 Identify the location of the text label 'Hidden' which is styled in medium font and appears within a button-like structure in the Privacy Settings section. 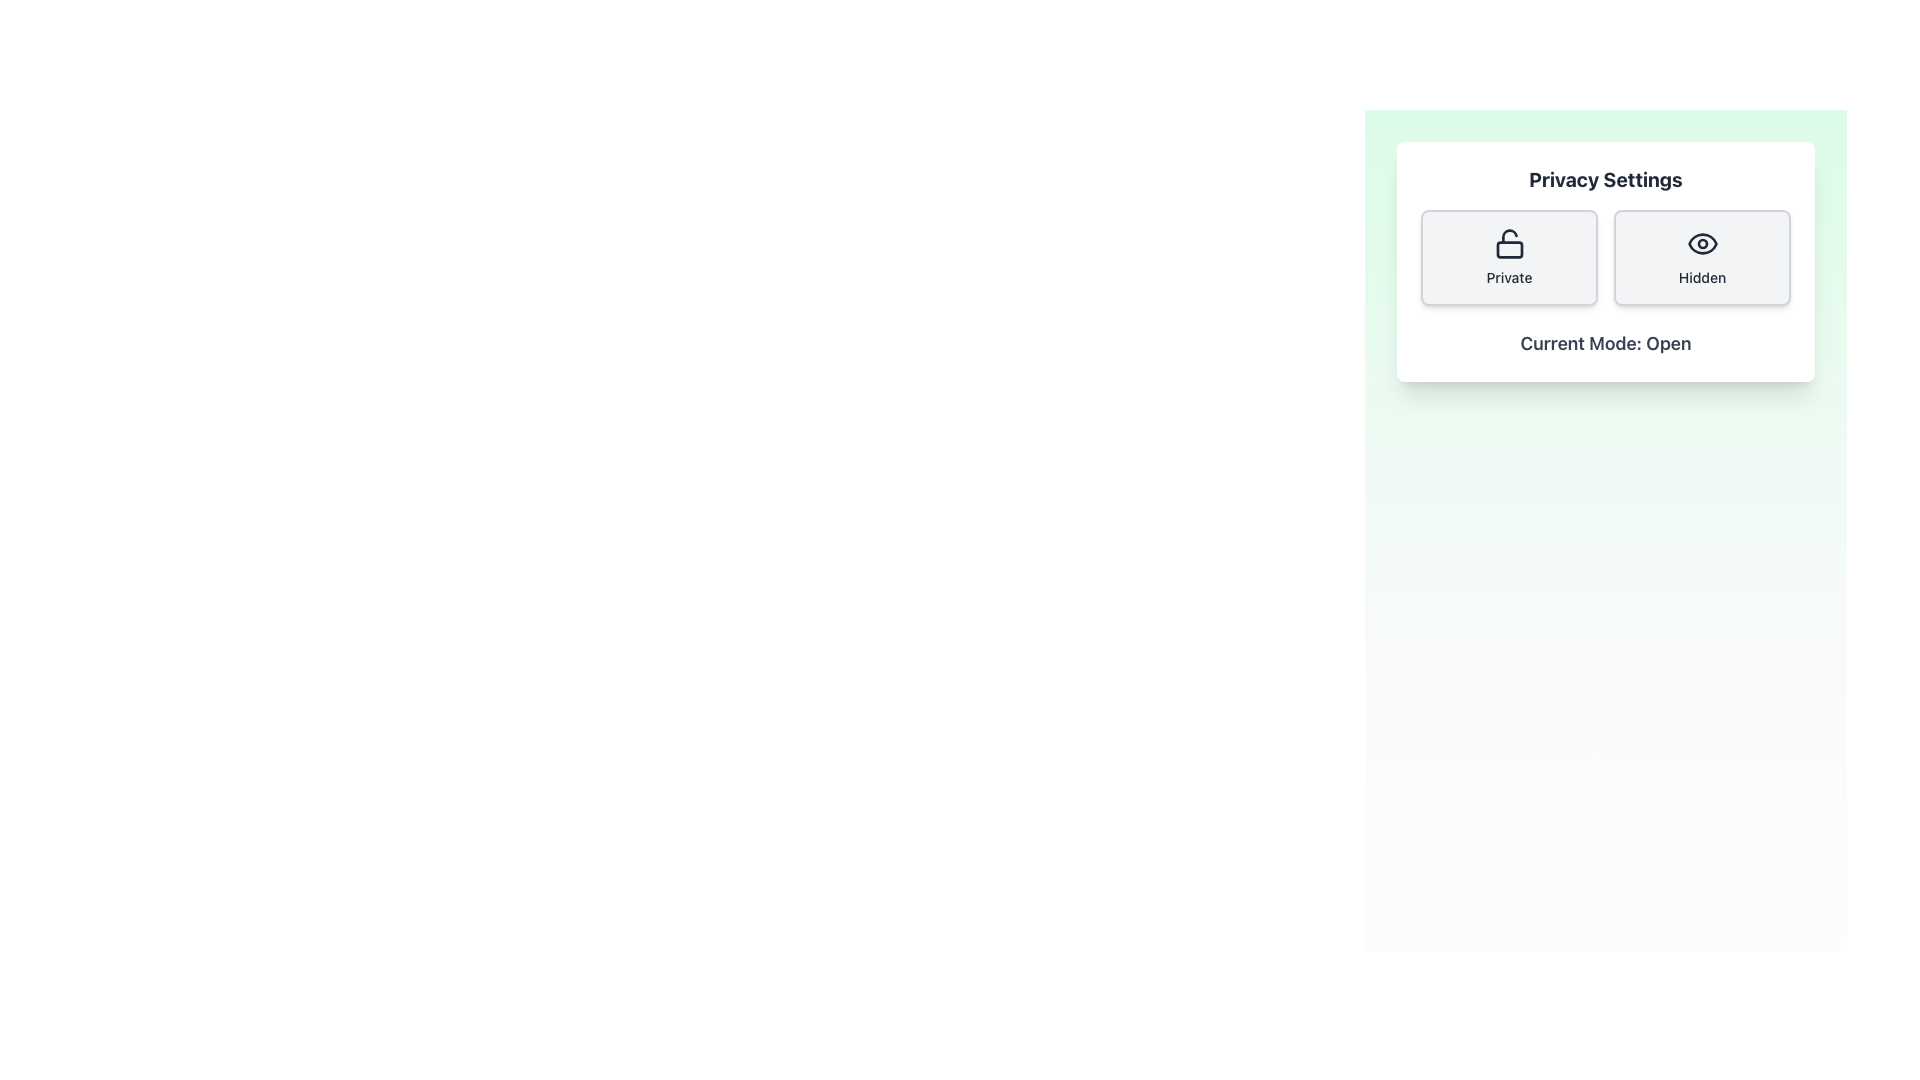
(1701, 277).